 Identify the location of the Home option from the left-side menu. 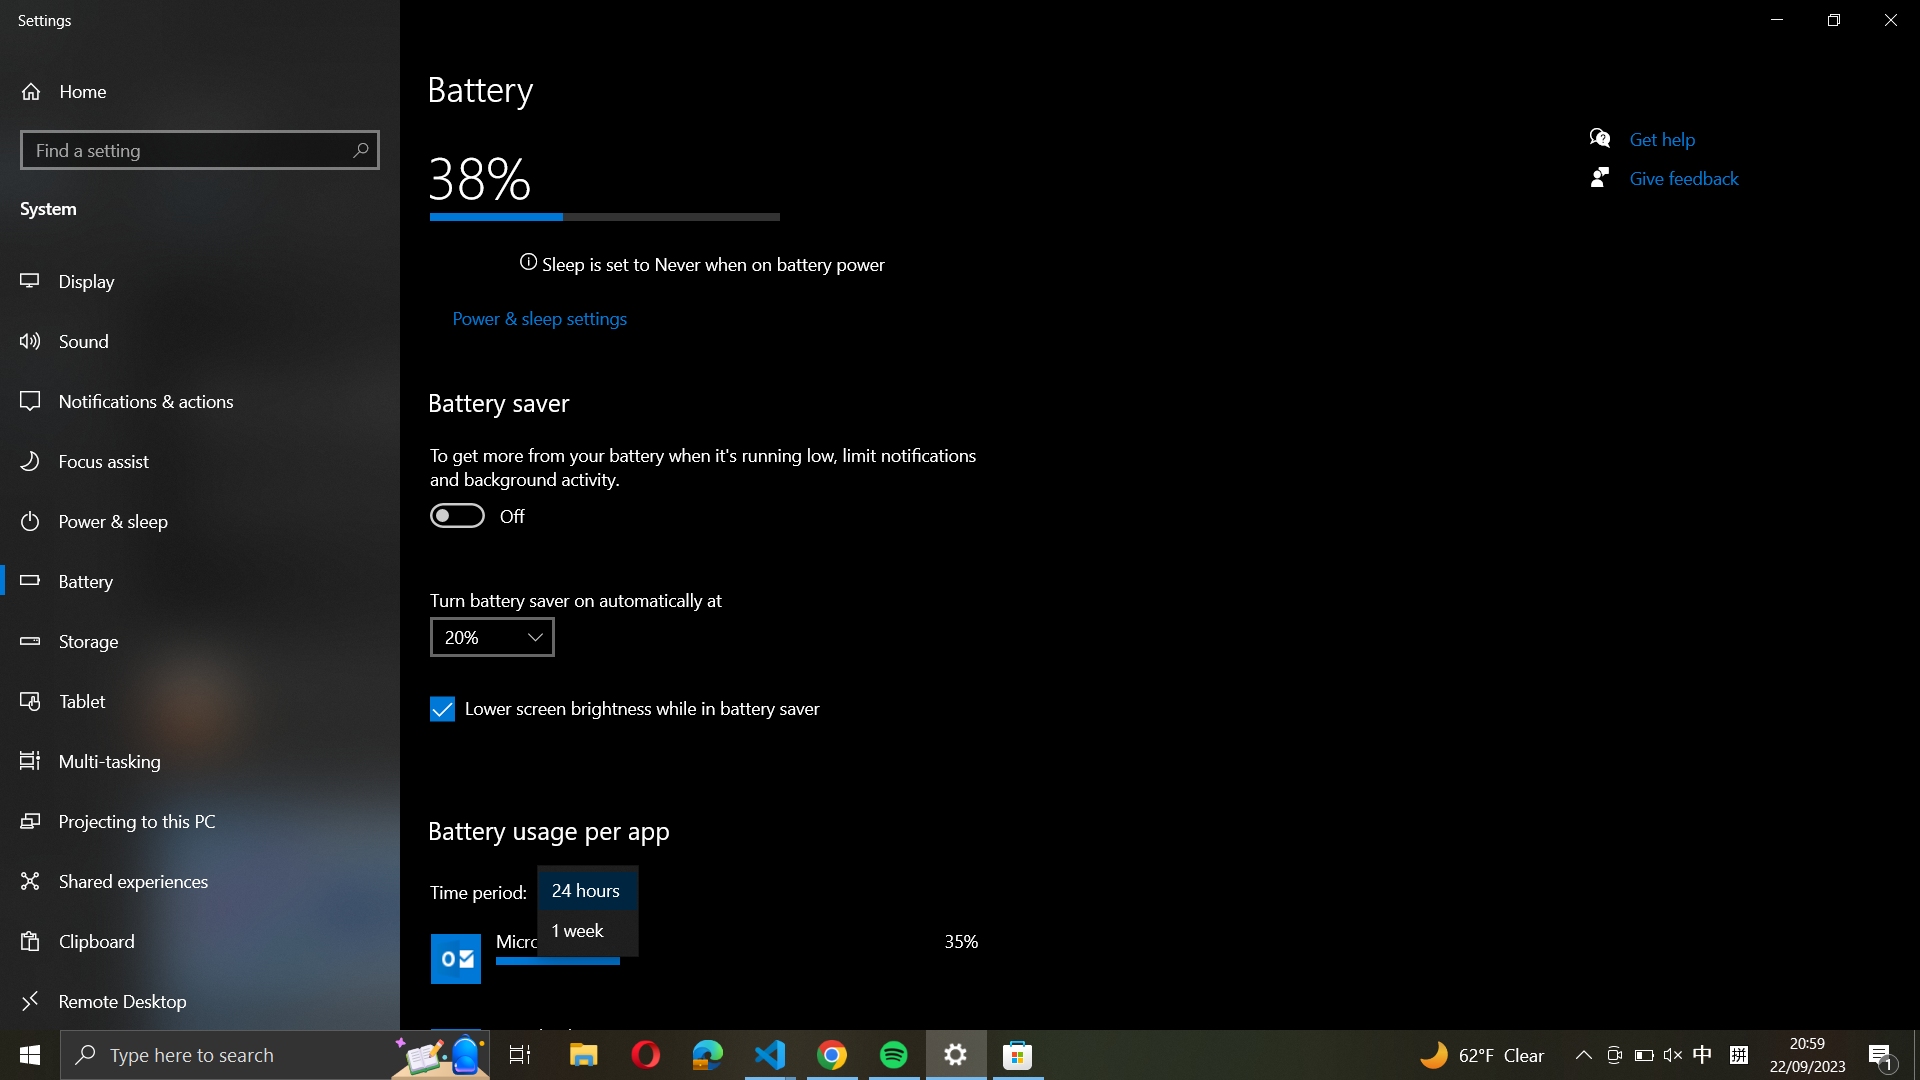
(96, 91).